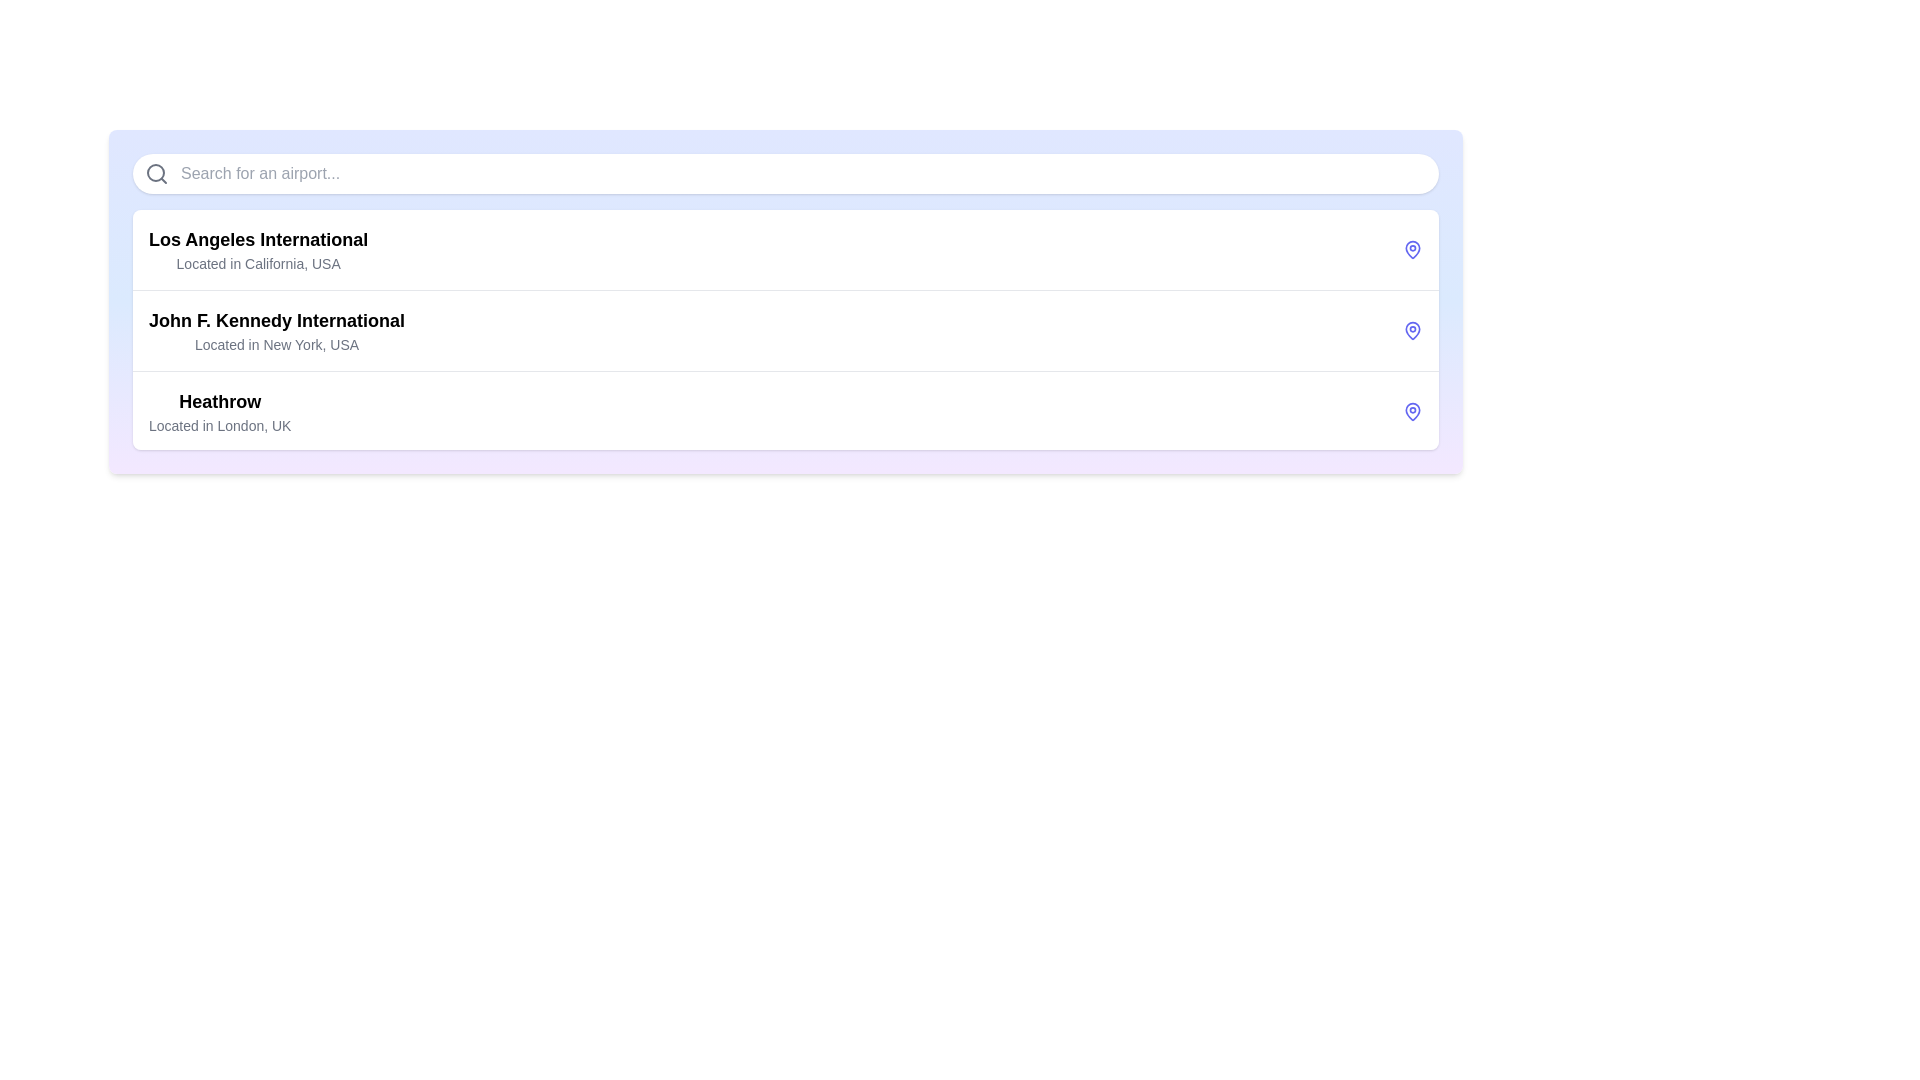 Image resolution: width=1920 pixels, height=1080 pixels. Describe the element at coordinates (1411, 330) in the screenshot. I see `the indigo blue map pin icon located to the far right of the 'John F. Kennedy International' listing` at that location.